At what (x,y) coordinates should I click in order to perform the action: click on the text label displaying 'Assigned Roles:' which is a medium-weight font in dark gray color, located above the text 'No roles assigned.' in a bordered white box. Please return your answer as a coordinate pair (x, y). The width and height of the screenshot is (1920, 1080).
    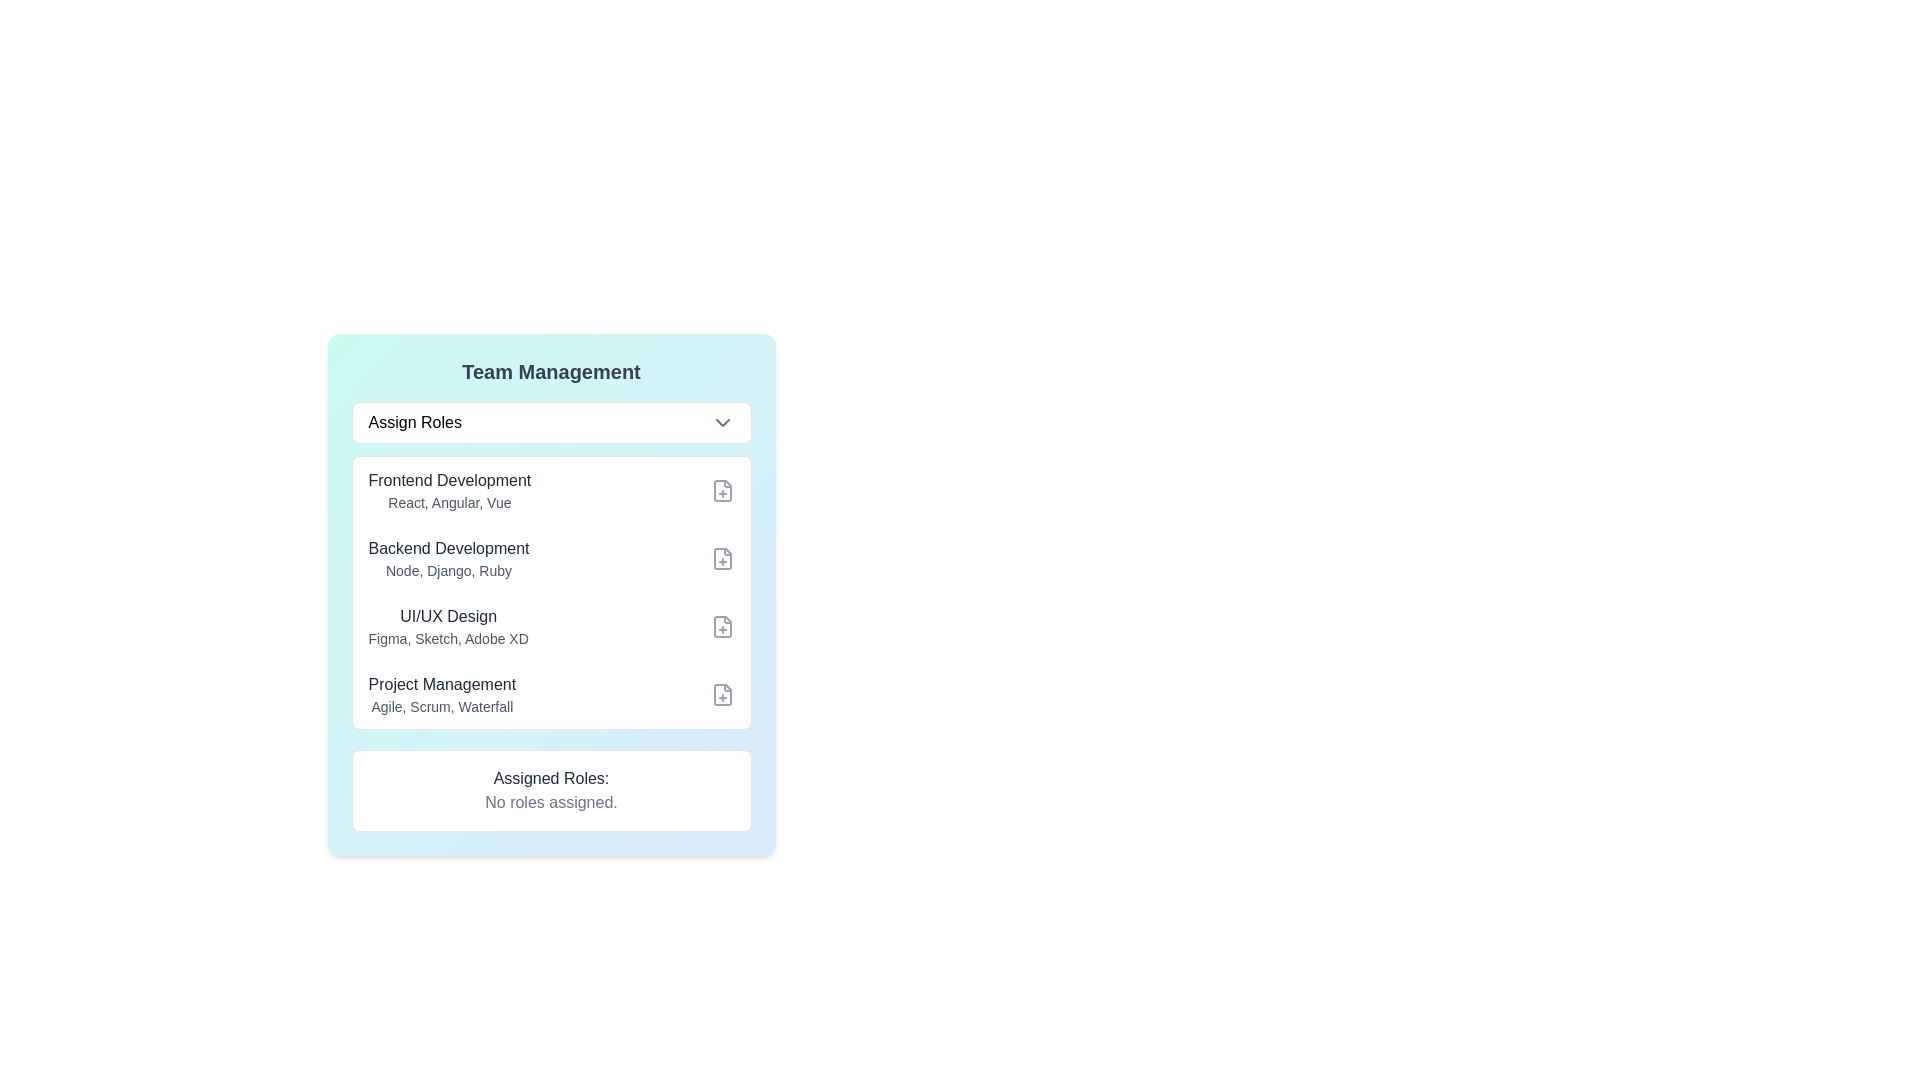
    Looking at the image, I should click on (551, 778).